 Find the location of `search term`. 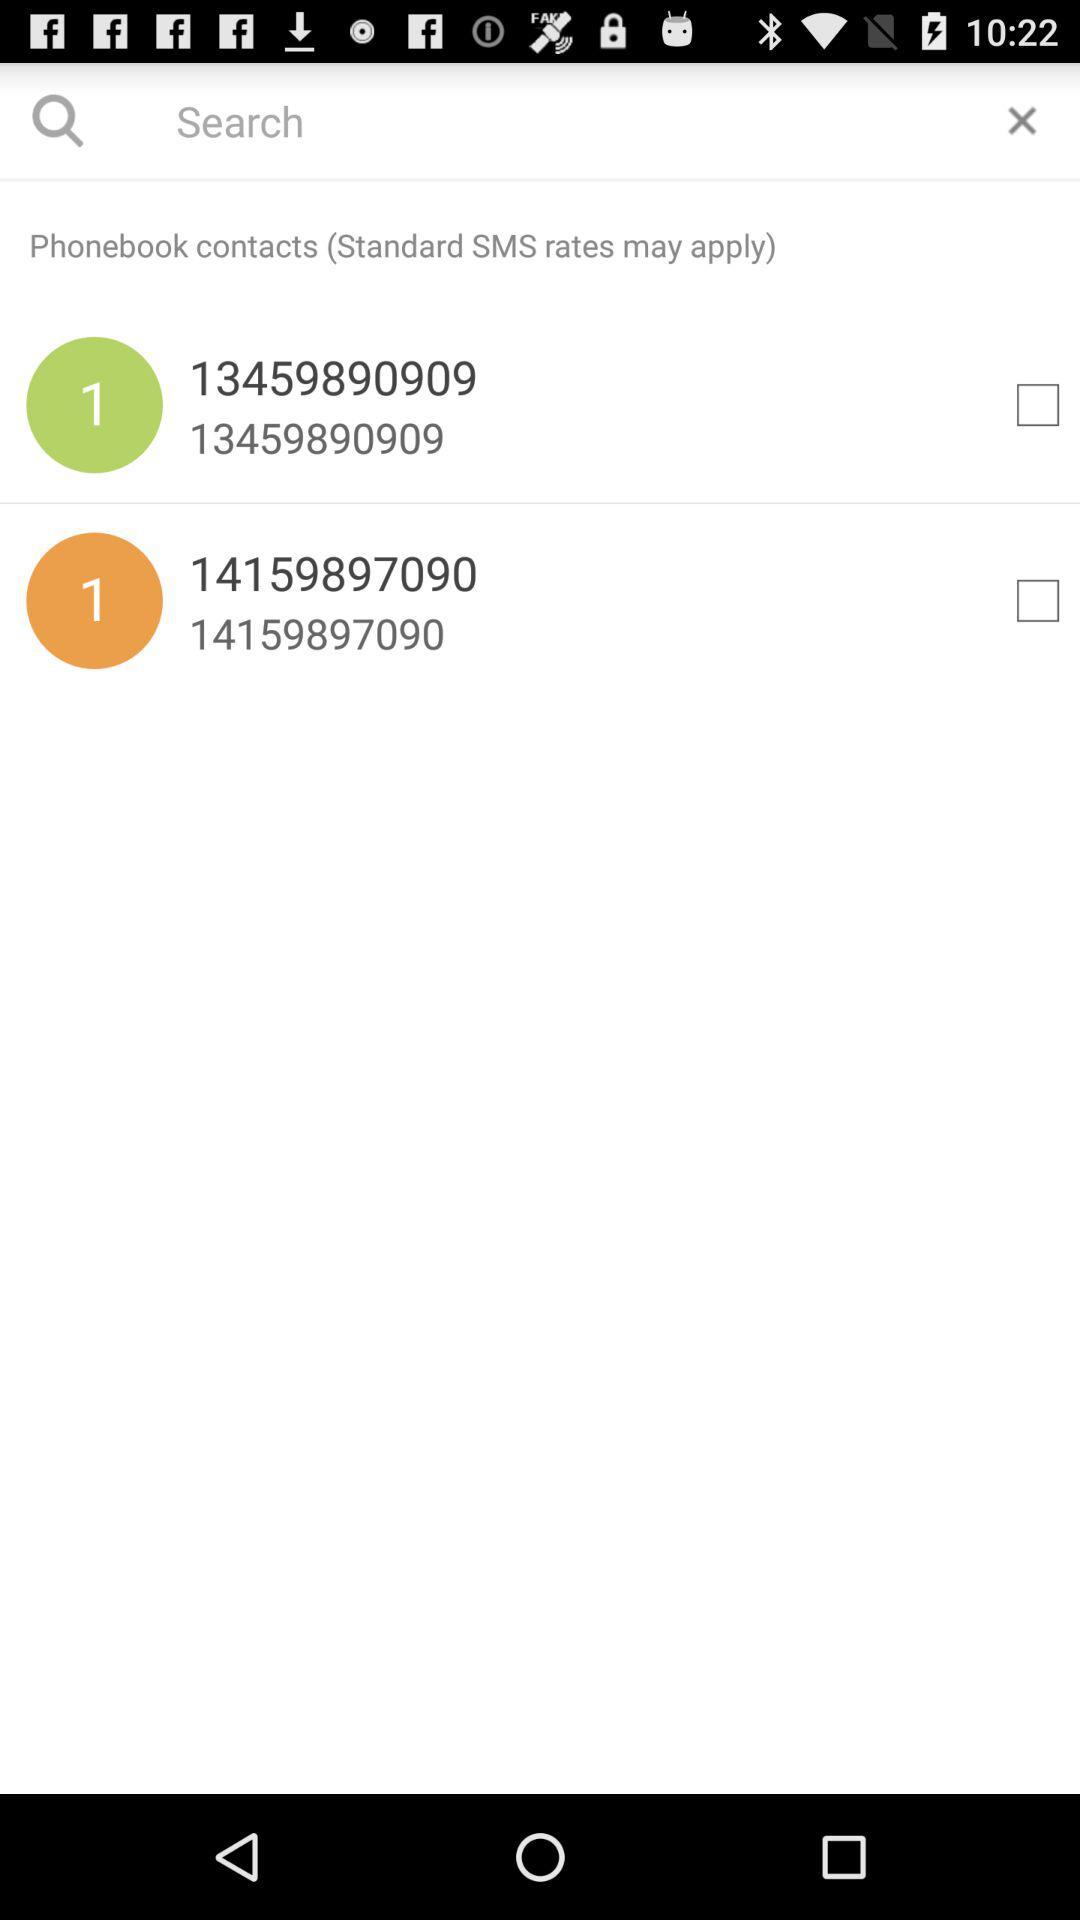

search term is located at coordinates (540, 119).